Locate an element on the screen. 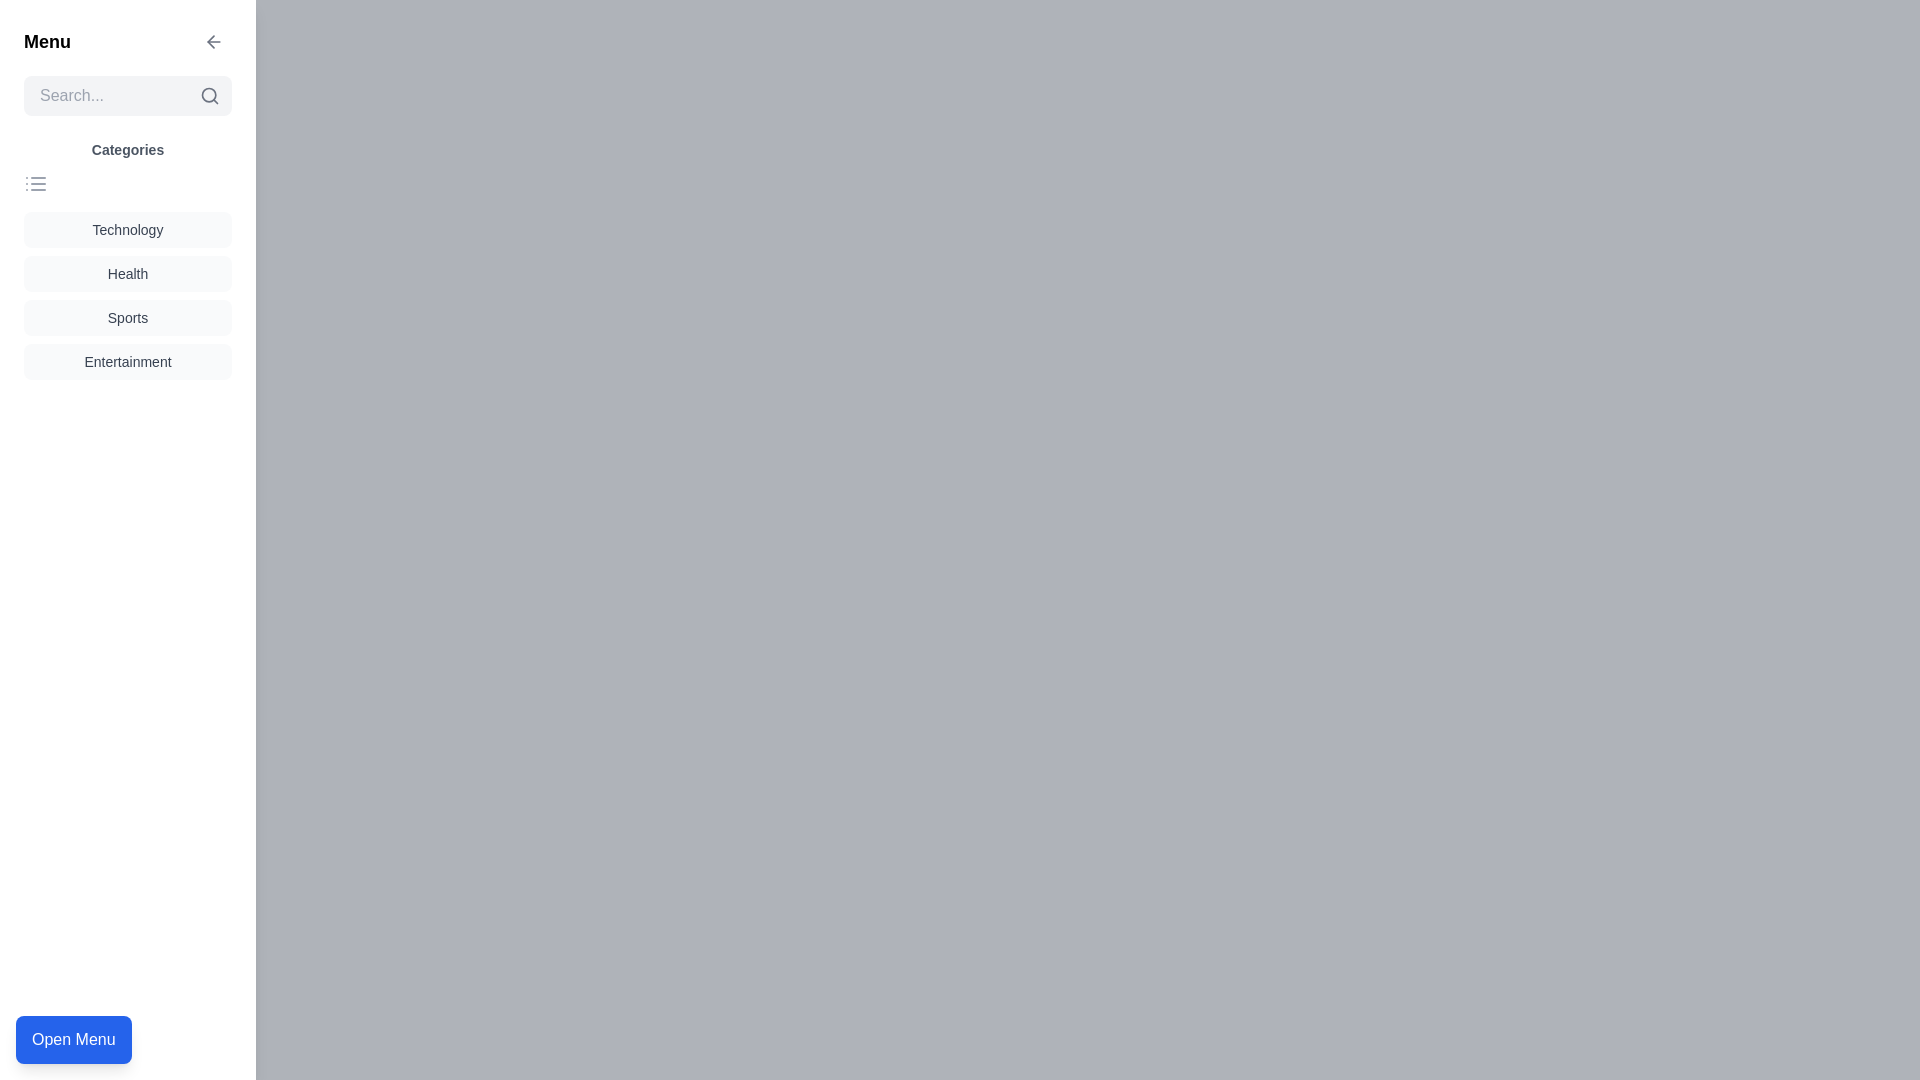 This screenshot has width=1920, height=1080. the fourth button in the vertical list under the 'Categories' section on the left sidebar is located at coordinates (127, 362).